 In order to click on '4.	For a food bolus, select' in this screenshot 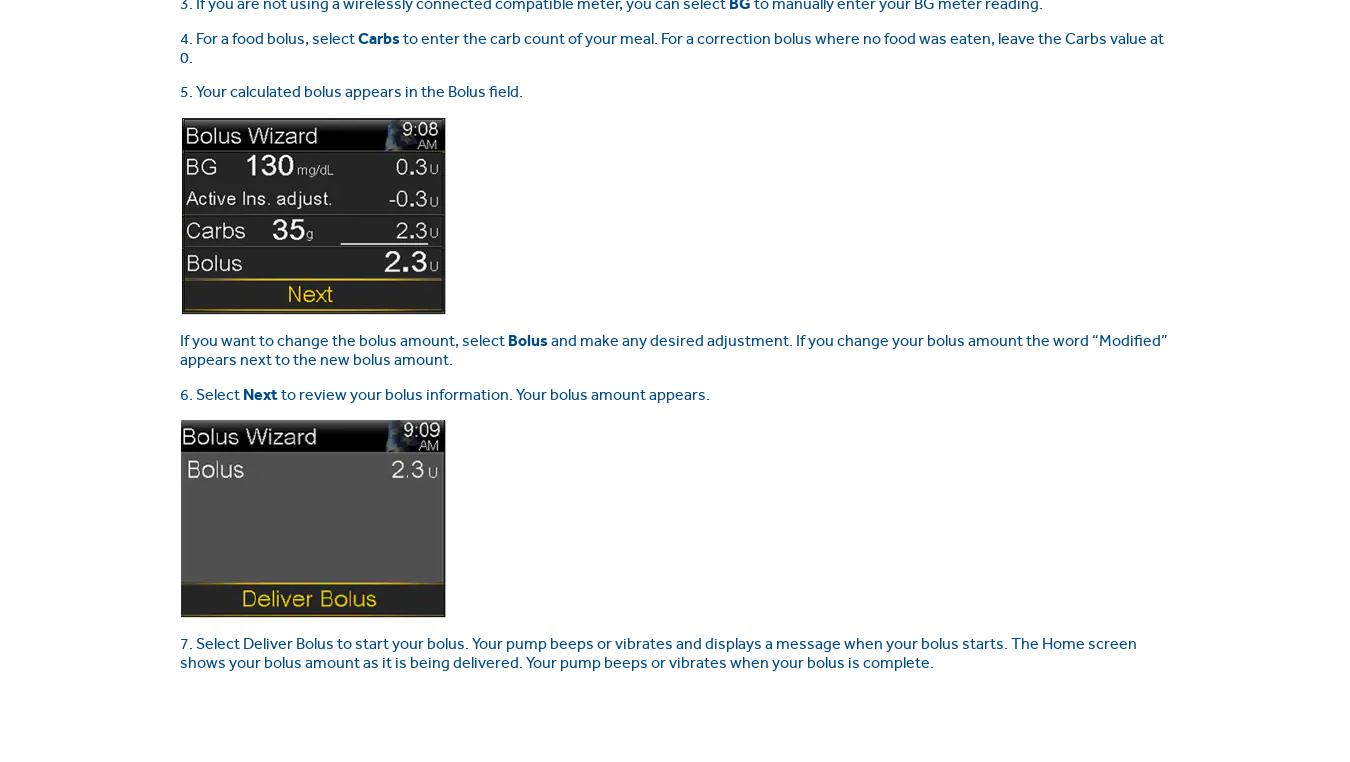, I will do `click(268, 36)`.